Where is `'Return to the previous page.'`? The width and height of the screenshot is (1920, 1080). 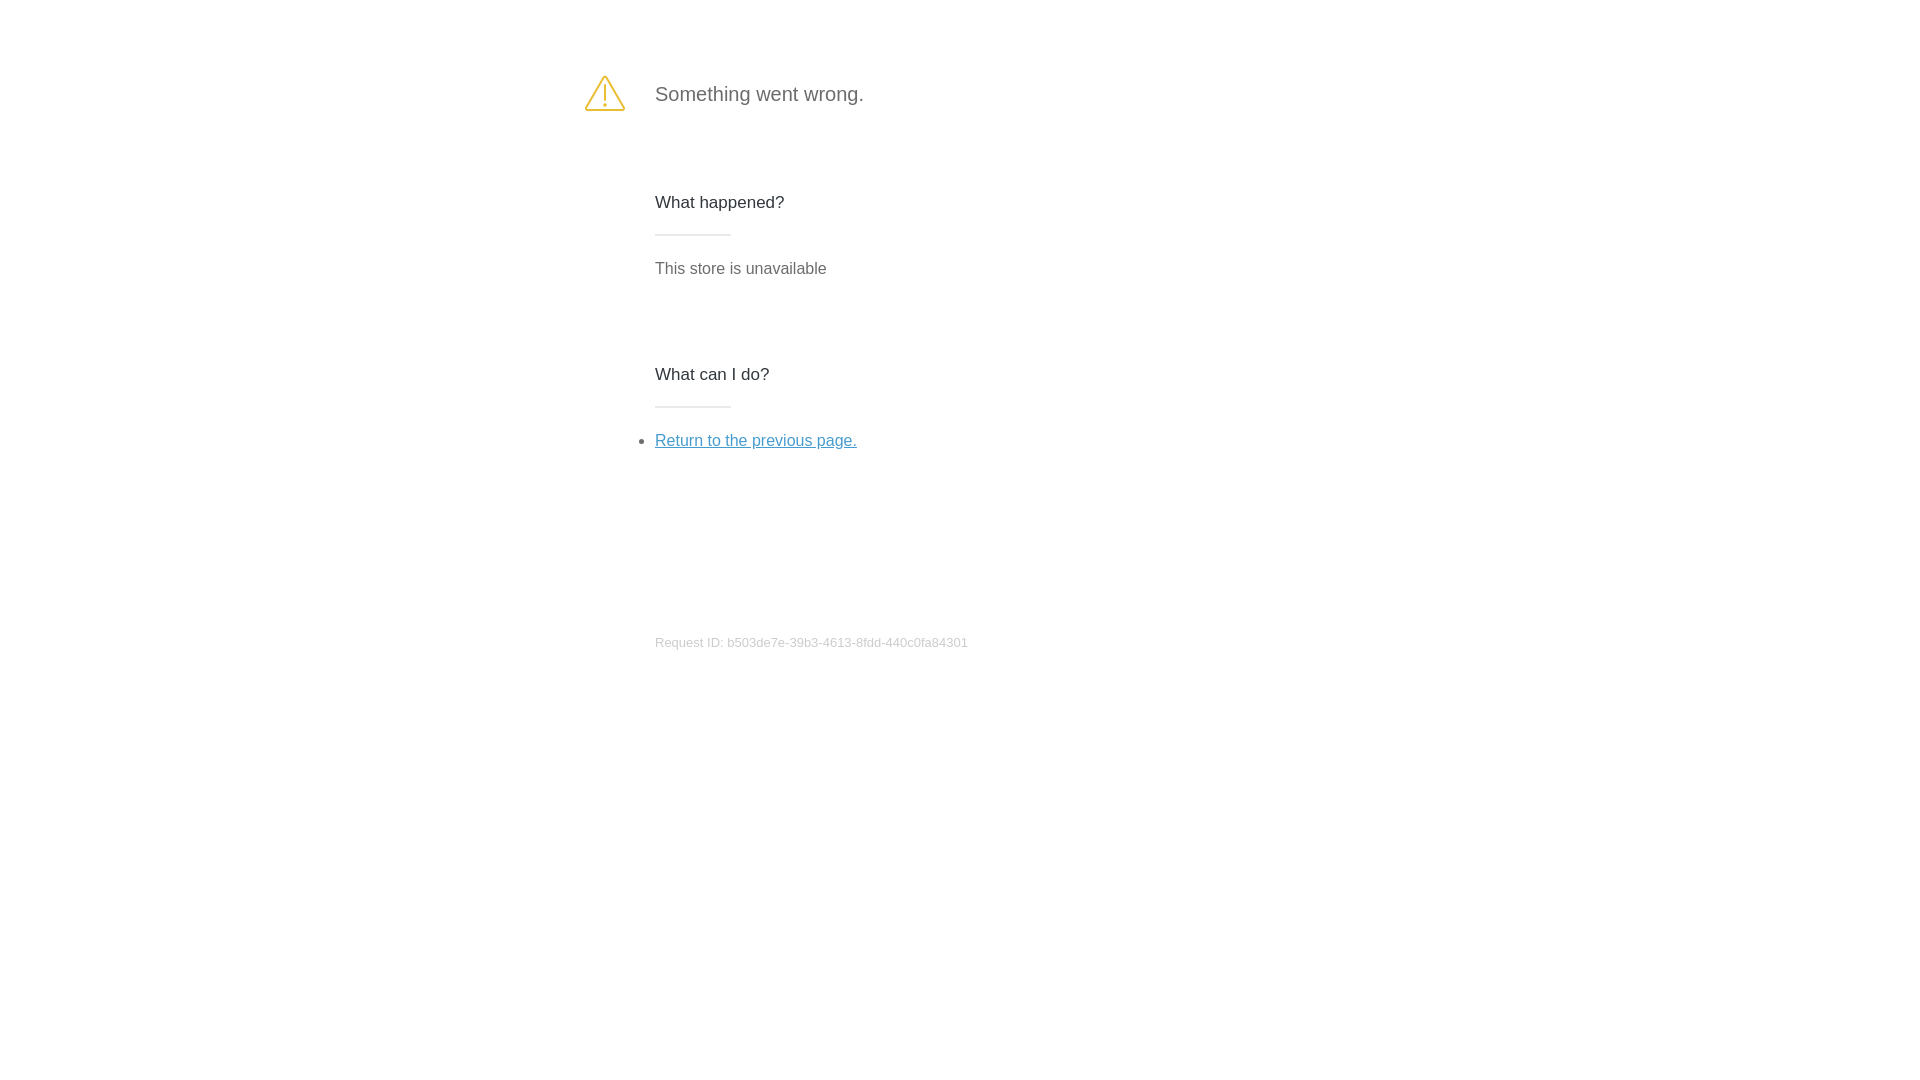
'Return to the previous page.' is located at coordinates (654, 439).